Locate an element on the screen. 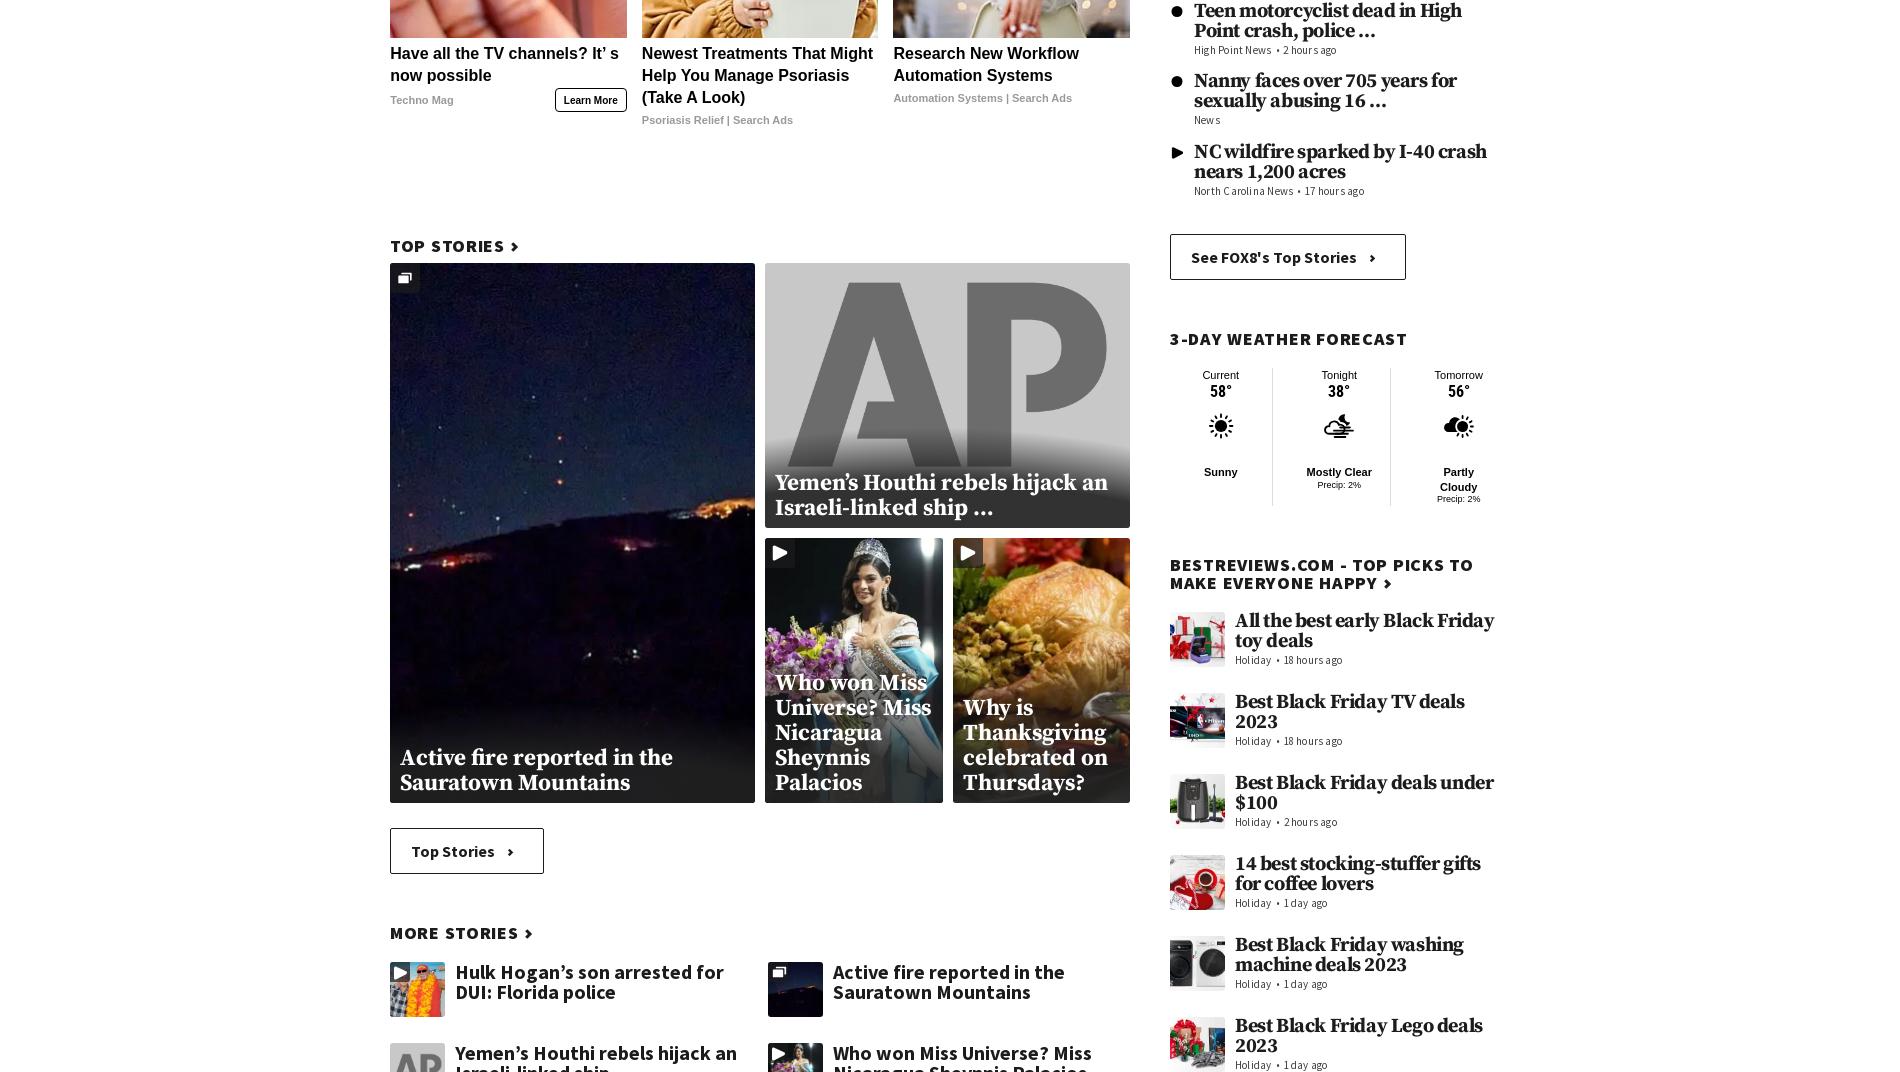  'Hulk Hogan’s son arrested for DUI: Florida police' is located at coordinates (589, 980).